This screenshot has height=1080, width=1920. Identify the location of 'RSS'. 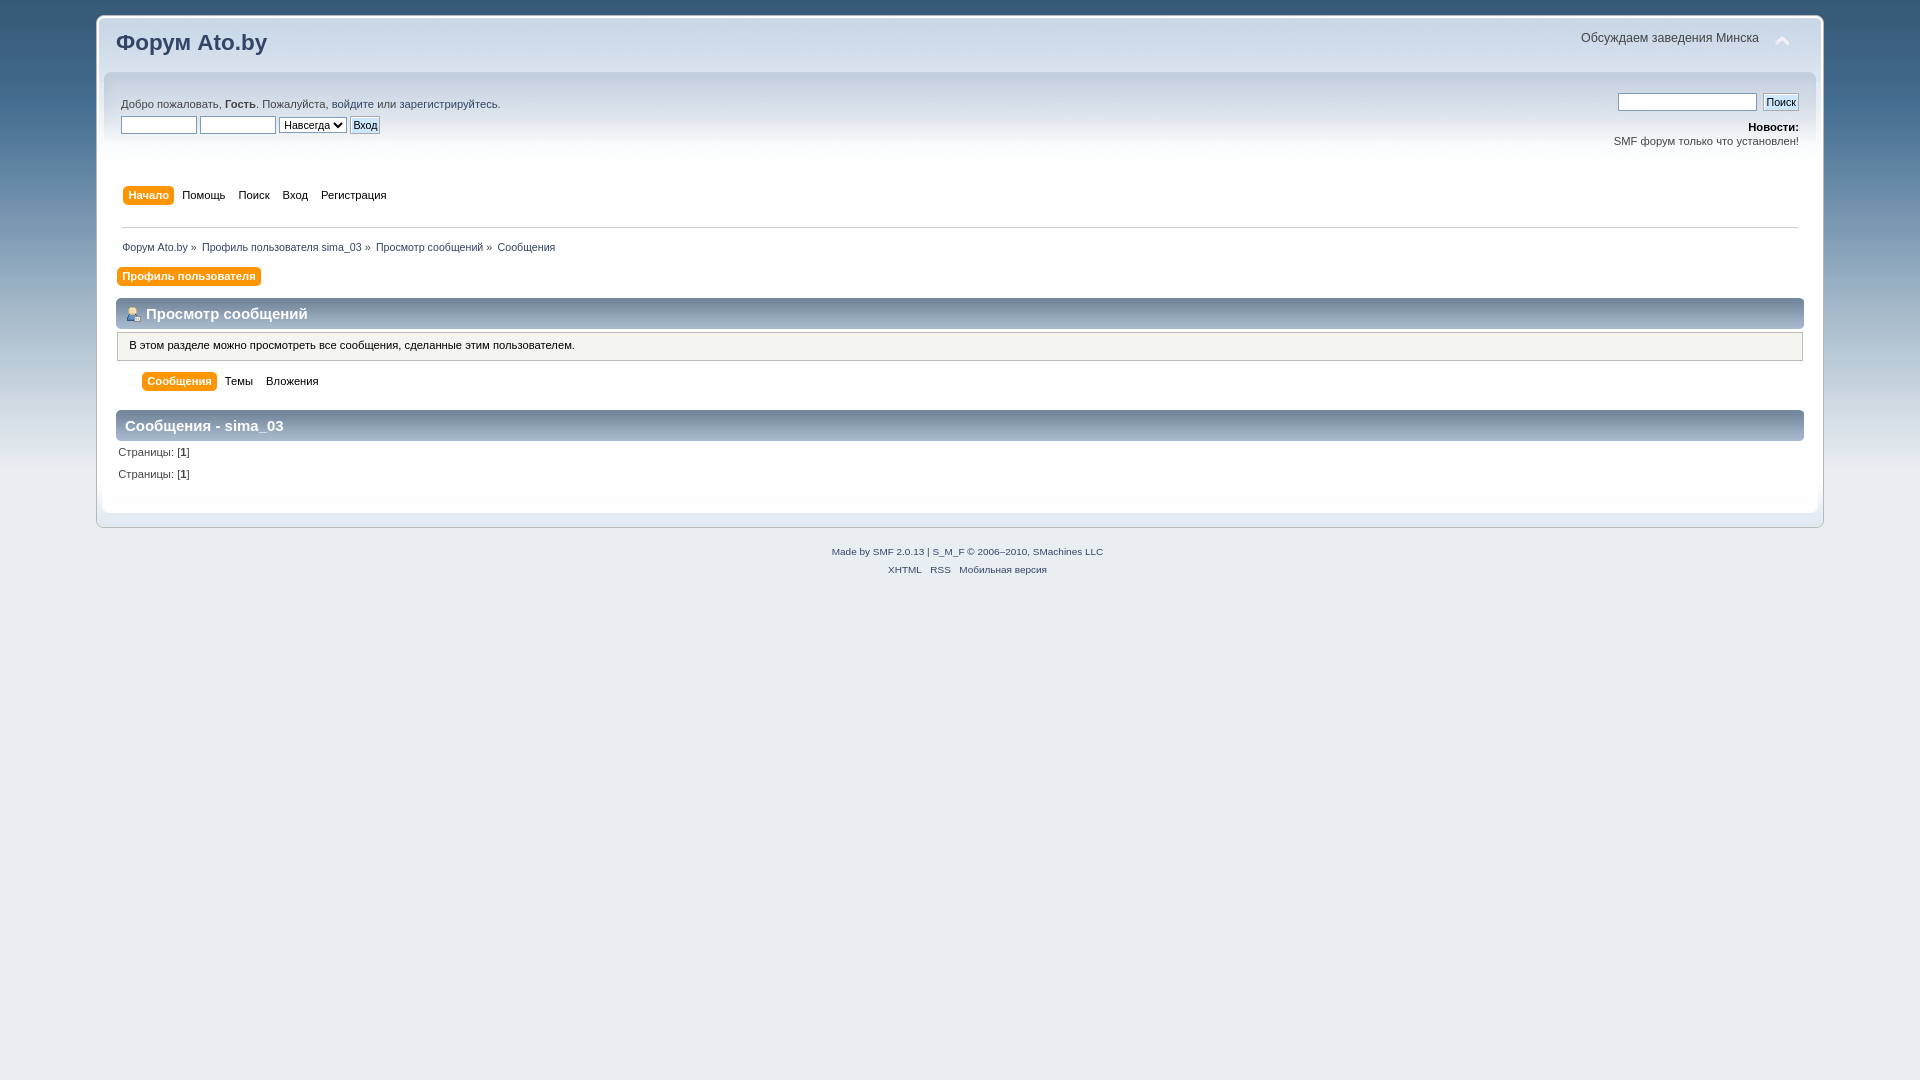
(939, 569).